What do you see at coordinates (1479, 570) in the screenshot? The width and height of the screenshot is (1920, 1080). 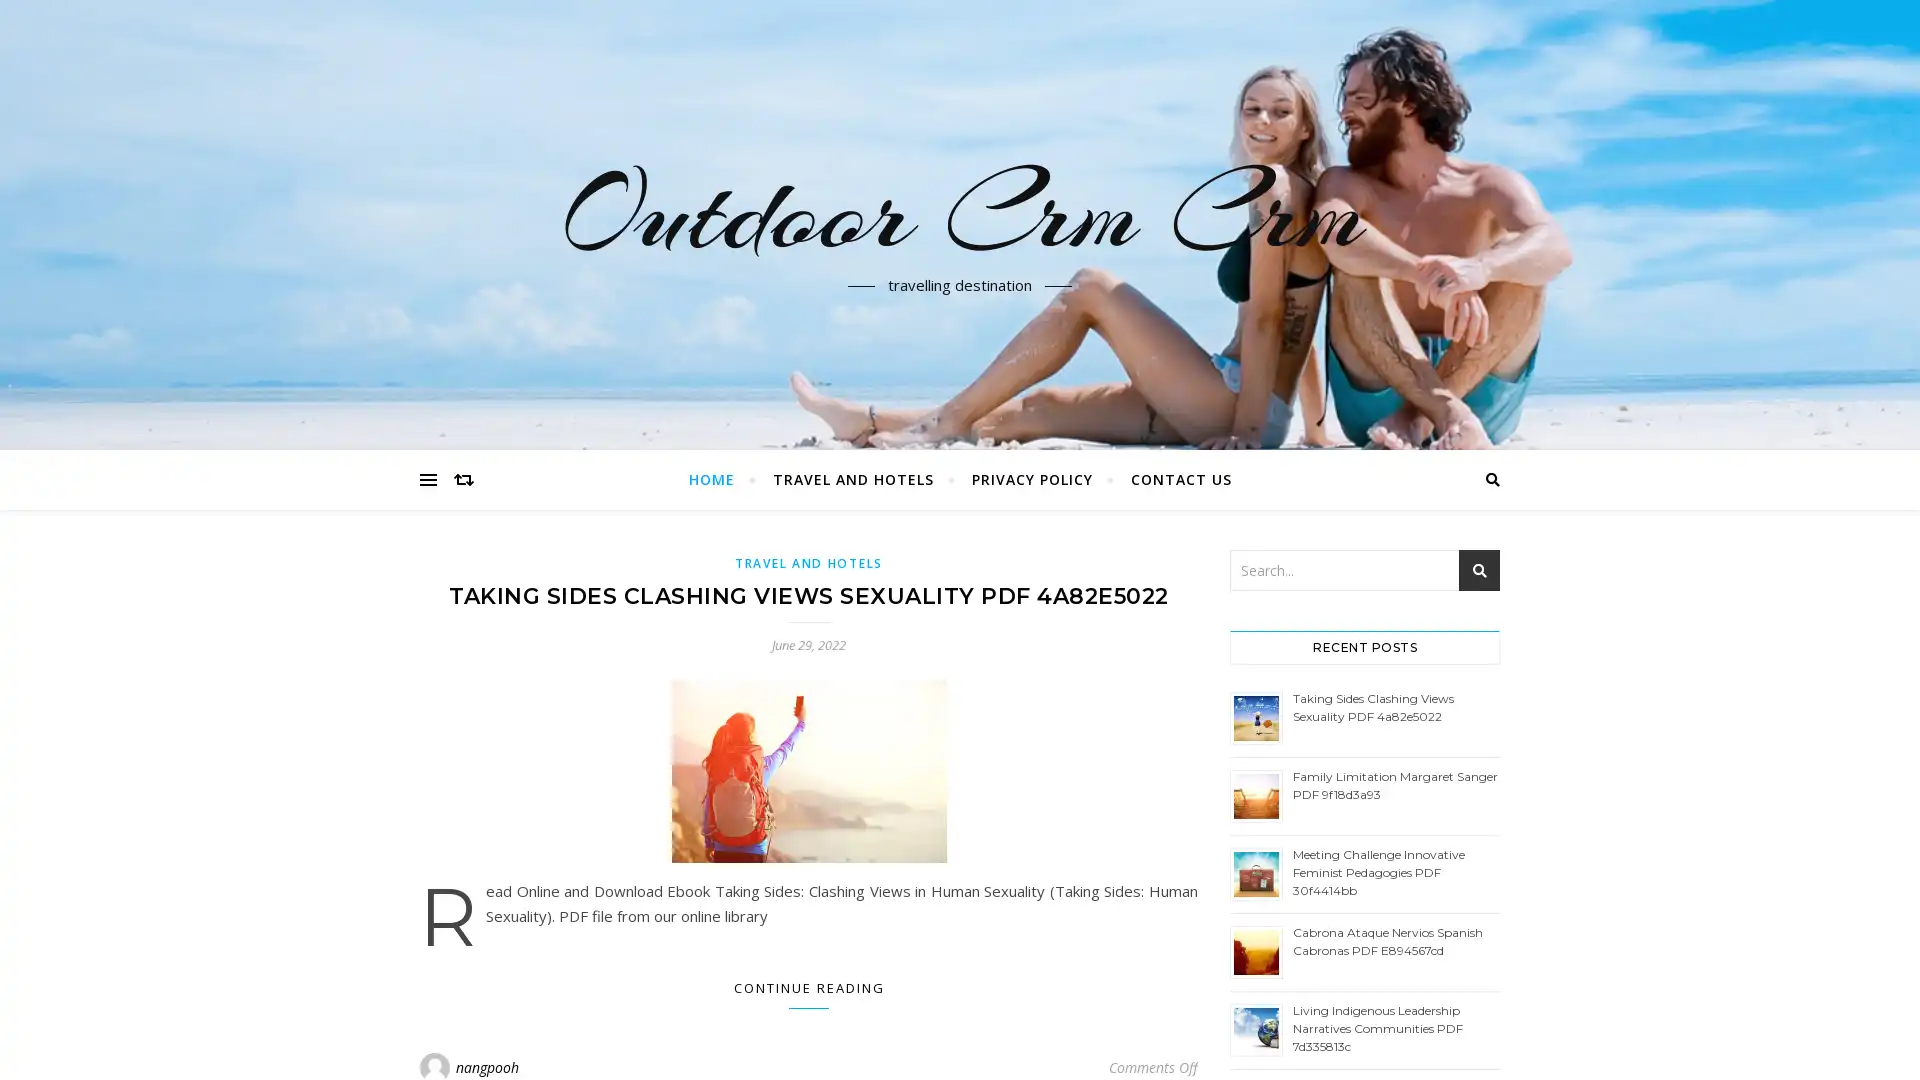 I see `st` at bounding box center [1479, 570].